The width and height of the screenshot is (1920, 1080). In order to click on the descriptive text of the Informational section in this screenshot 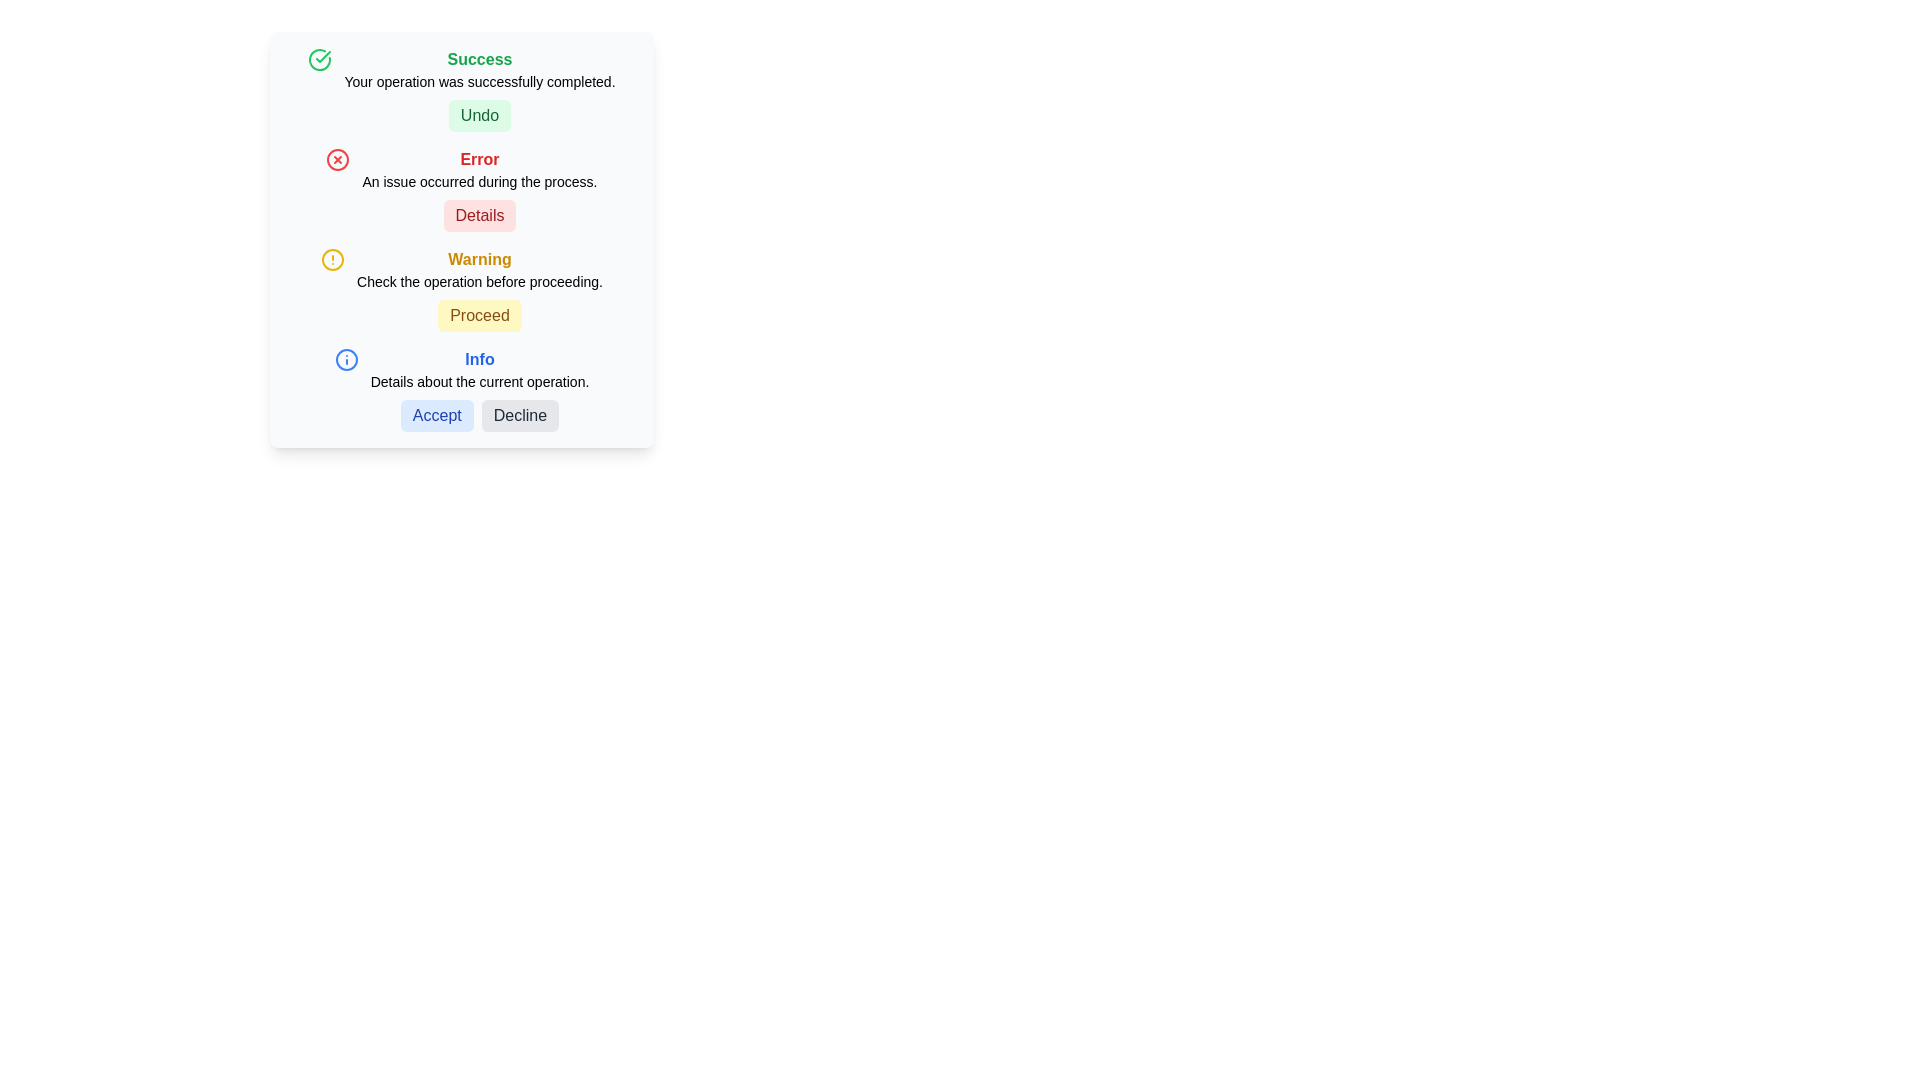, I will do `click(460, 389)`.